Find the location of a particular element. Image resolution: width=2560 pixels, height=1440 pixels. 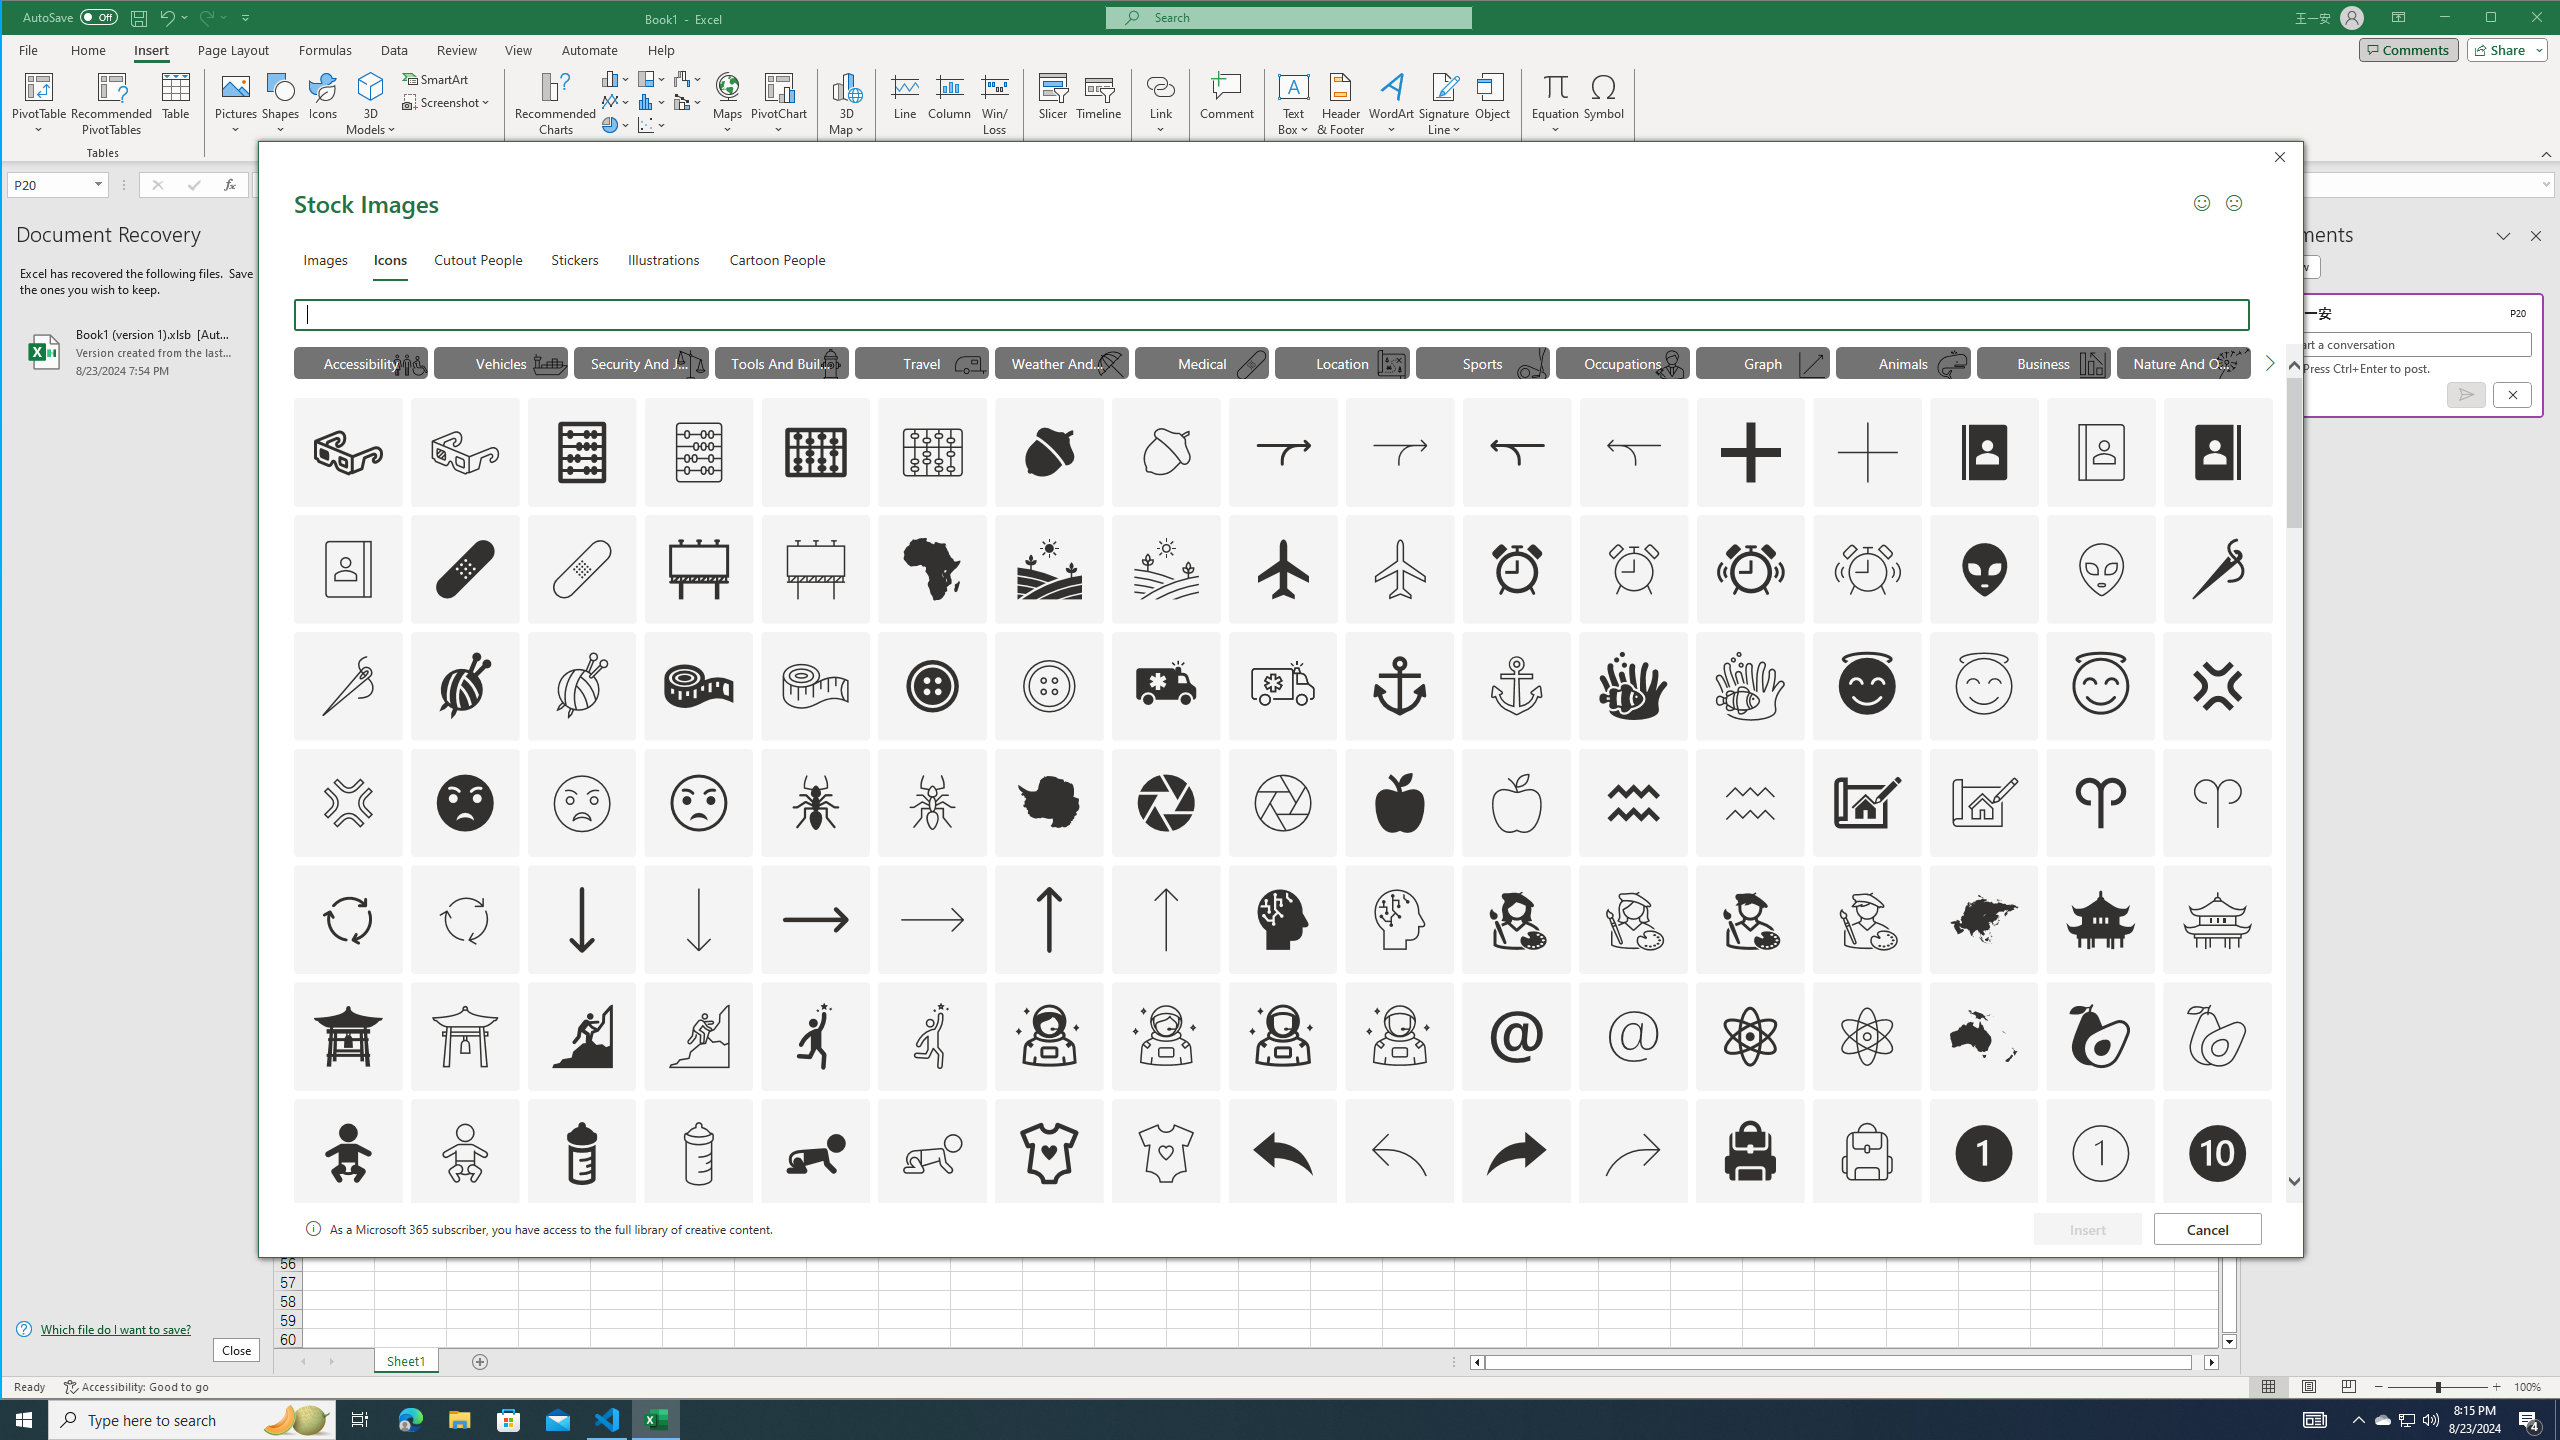

'3D Map' is located at coordinates (847, 103).